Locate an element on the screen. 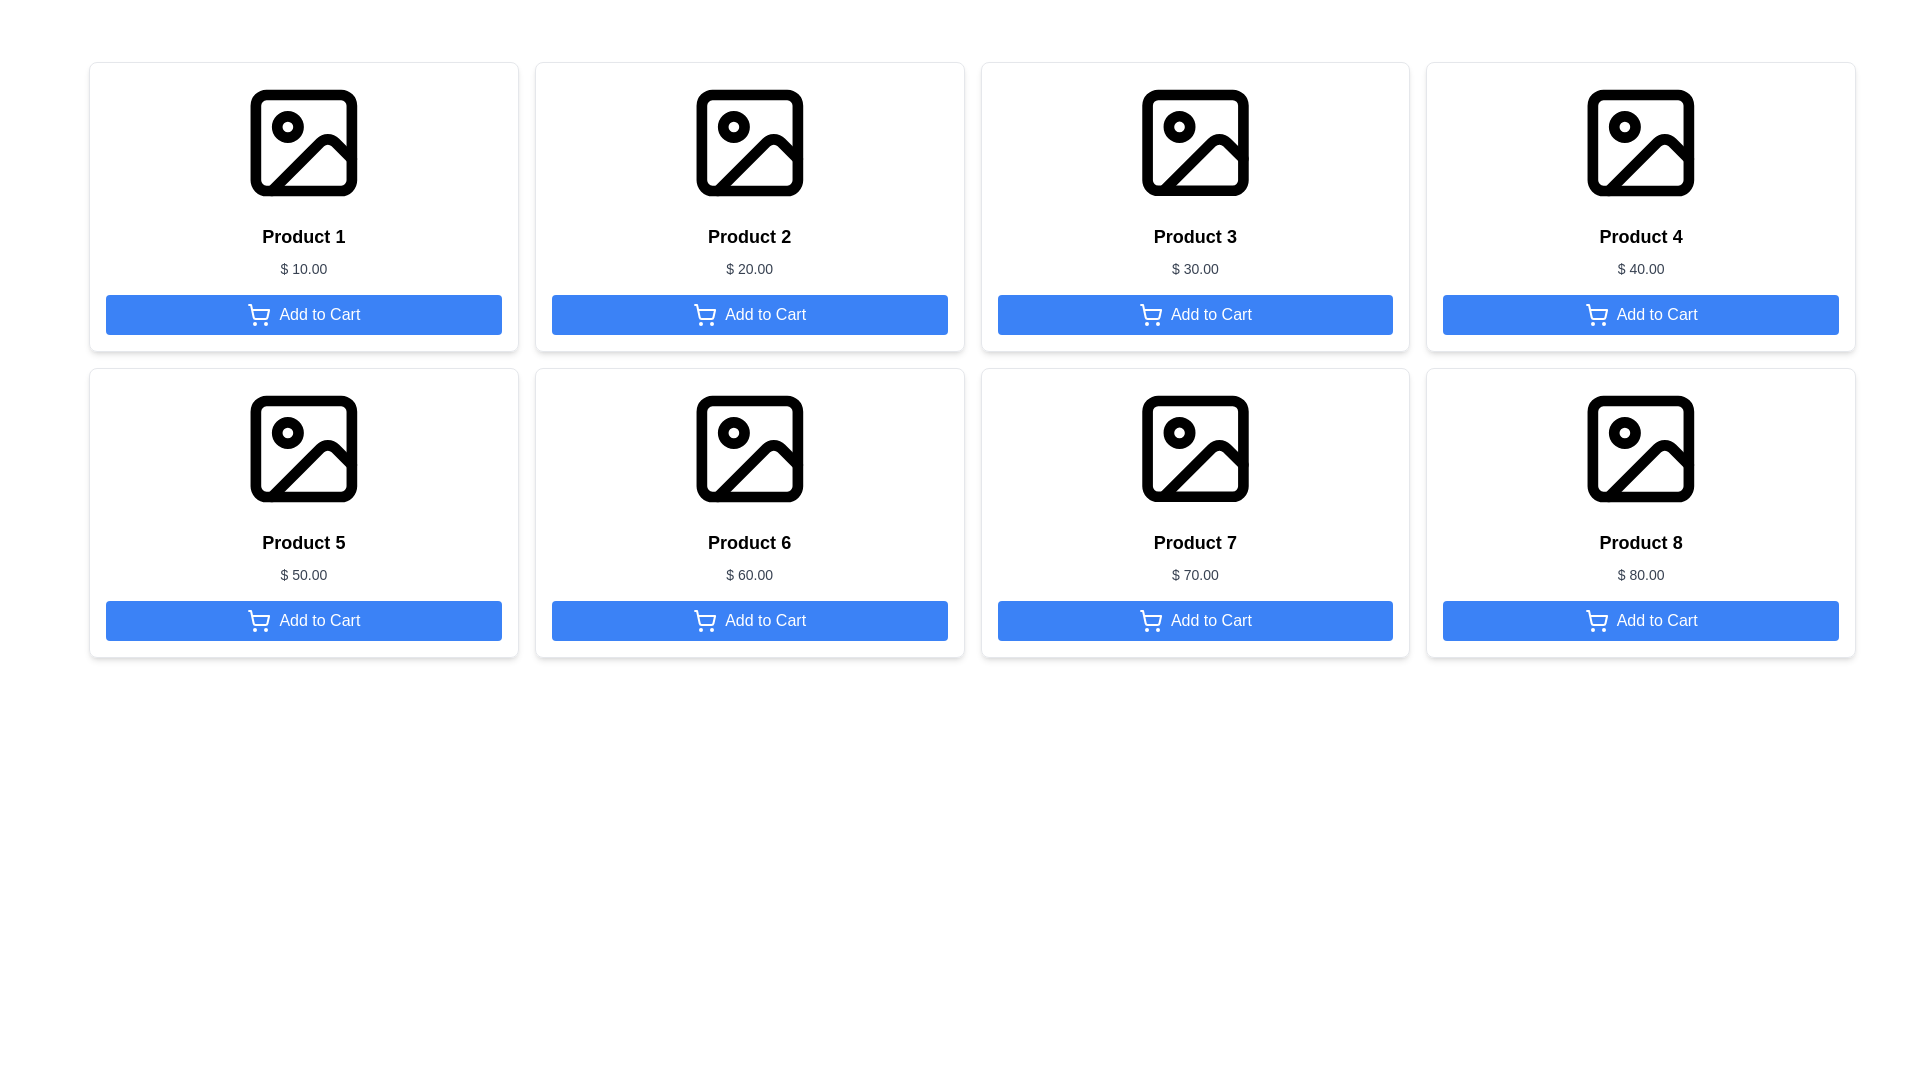  the shopping cart icon located inside the 'Add to Cart' button of the product card labeled 'Product 6', which is priced at $60 is located at coordinates (705, 617).